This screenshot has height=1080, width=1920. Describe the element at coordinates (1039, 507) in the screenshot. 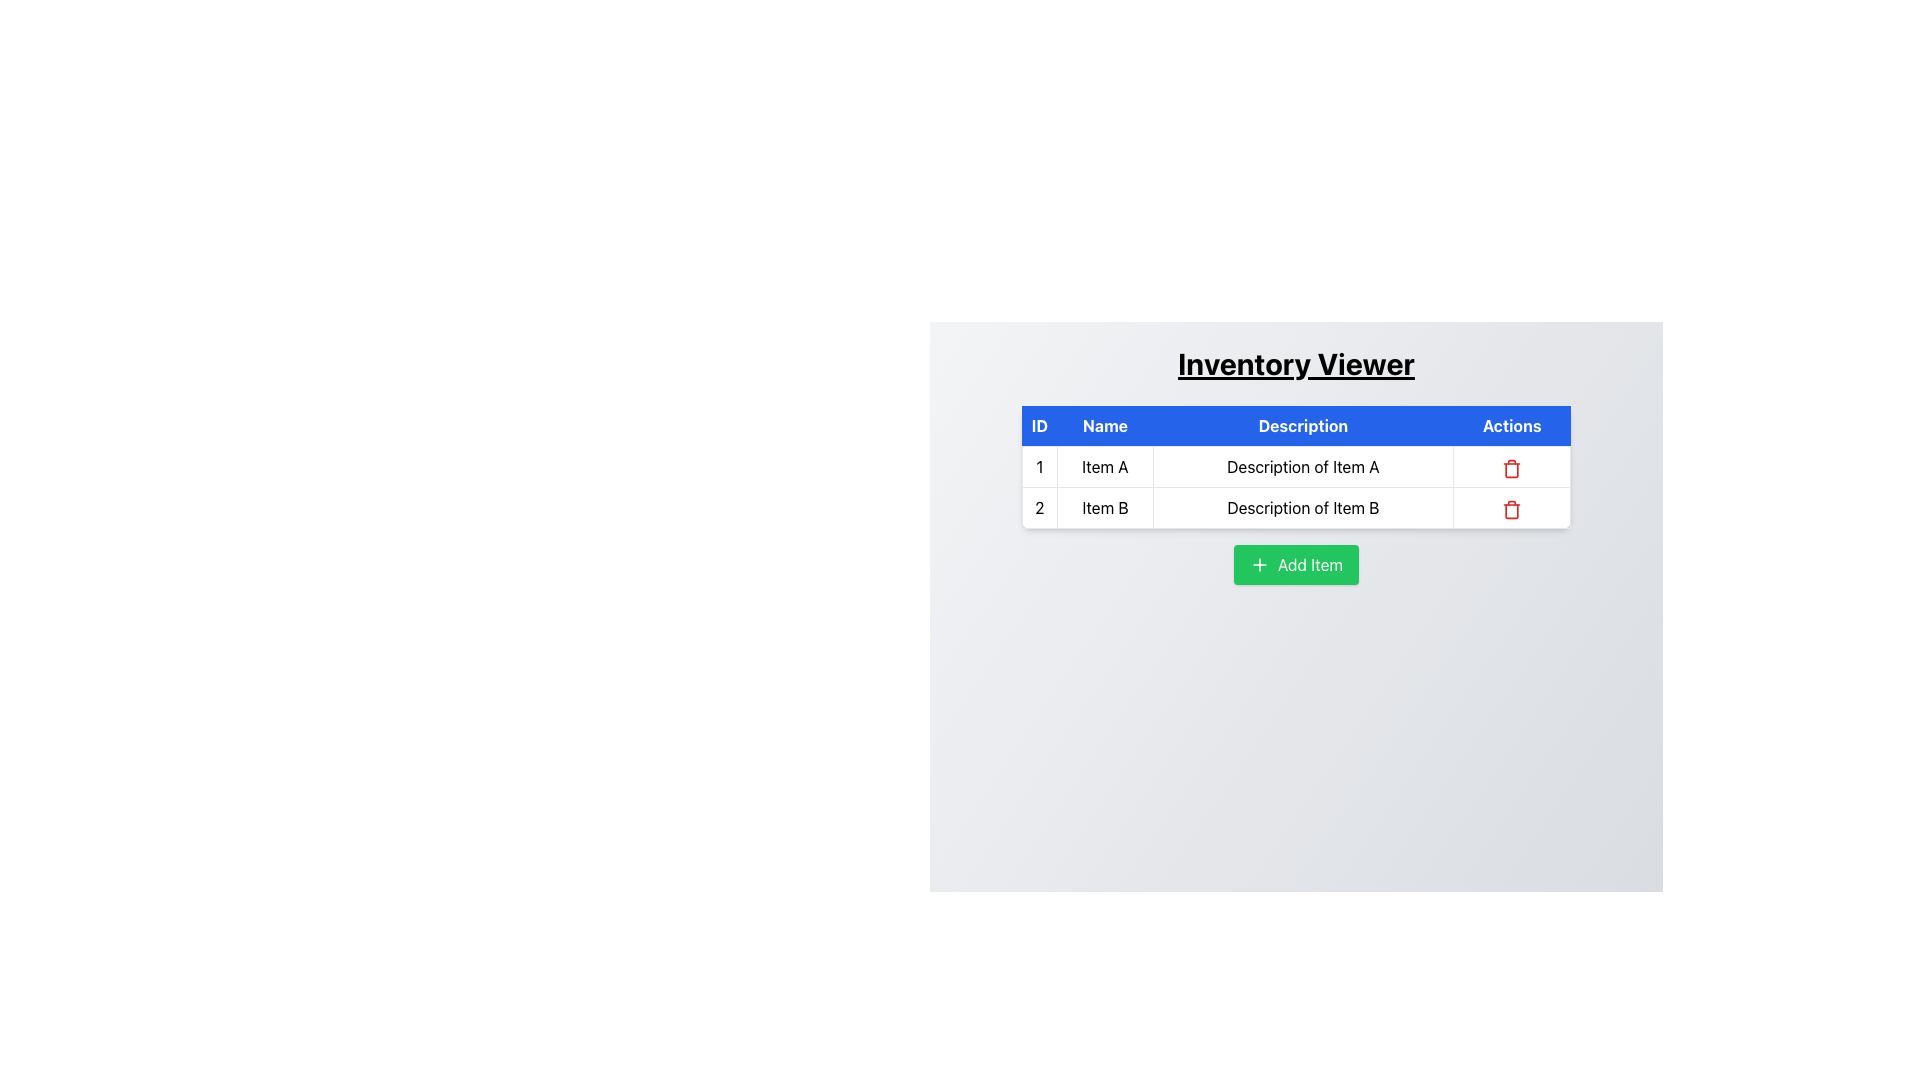

I see `the static text element displaying the number '2' in the first column of the second row of the table` at that location.